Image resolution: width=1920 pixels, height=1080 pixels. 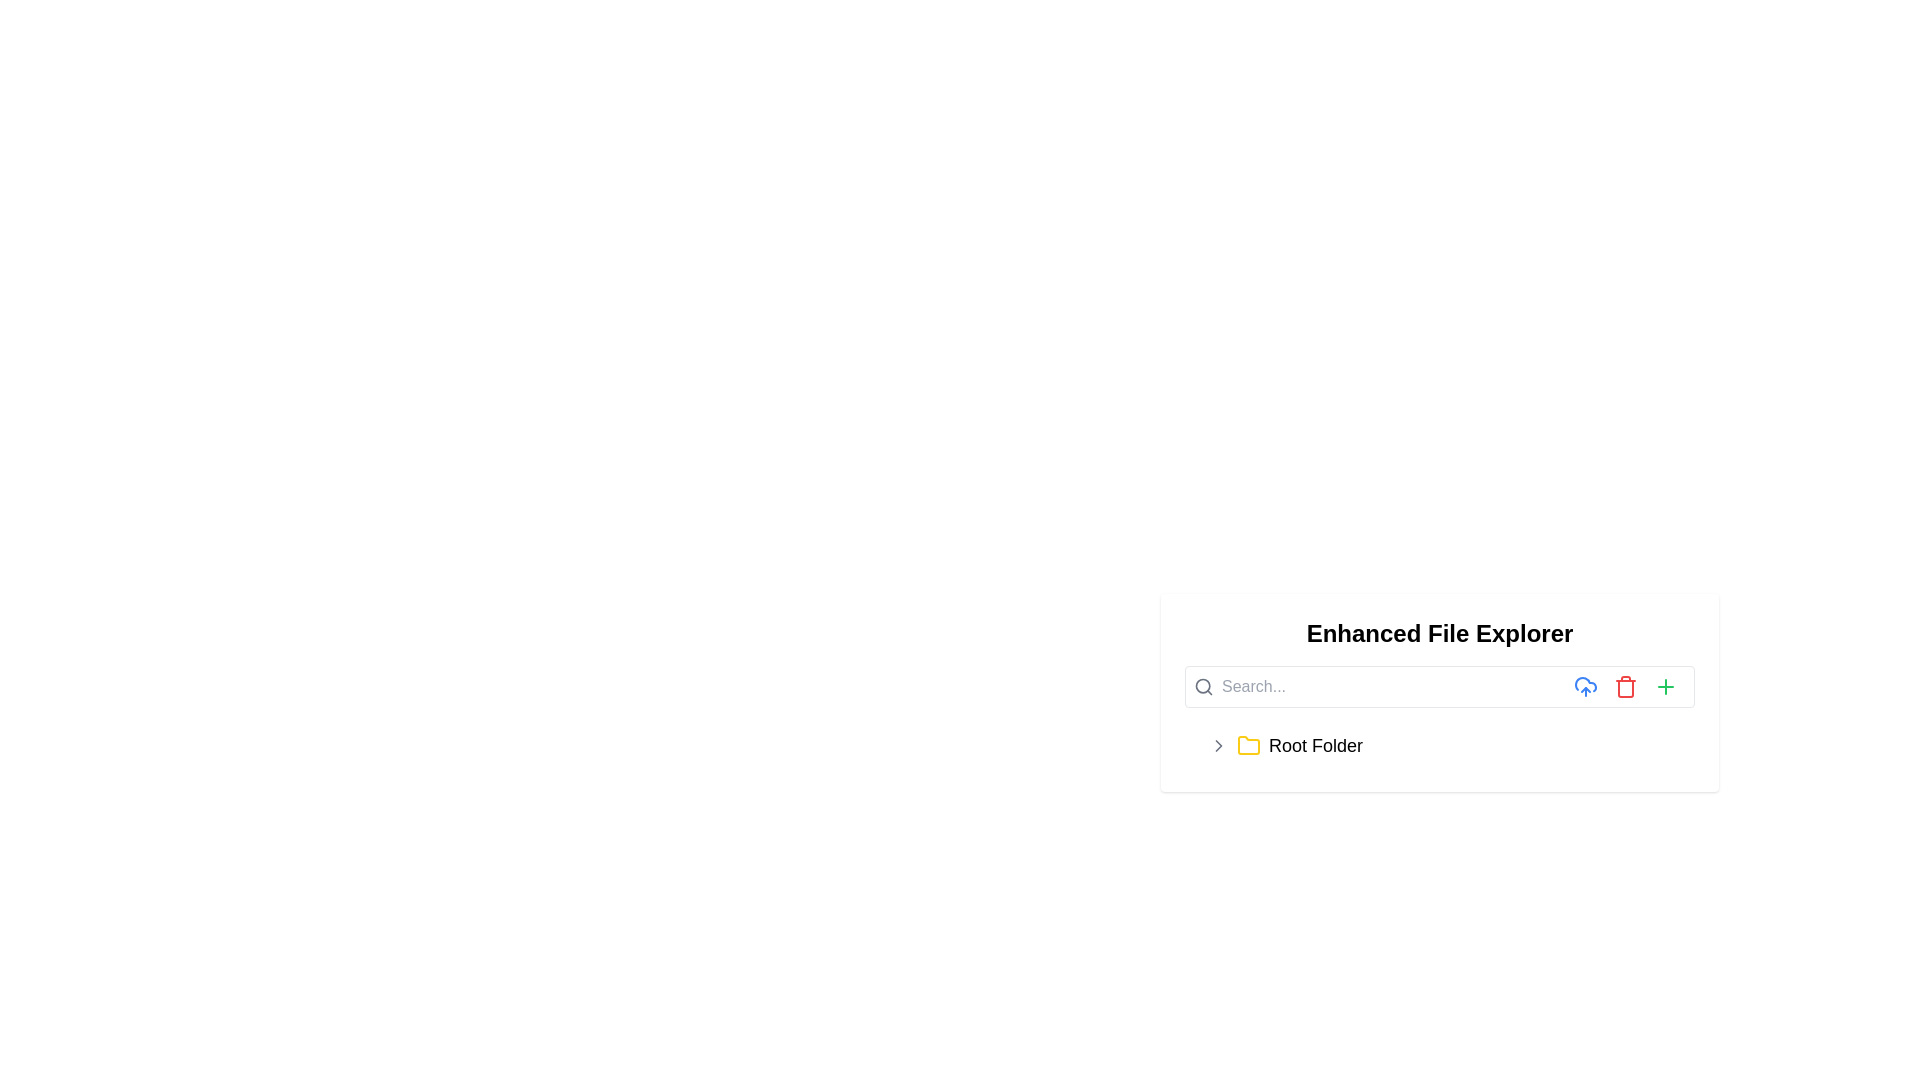 I want to click on the right-pointing gray chevron icon, so click(x=1218, y=745).